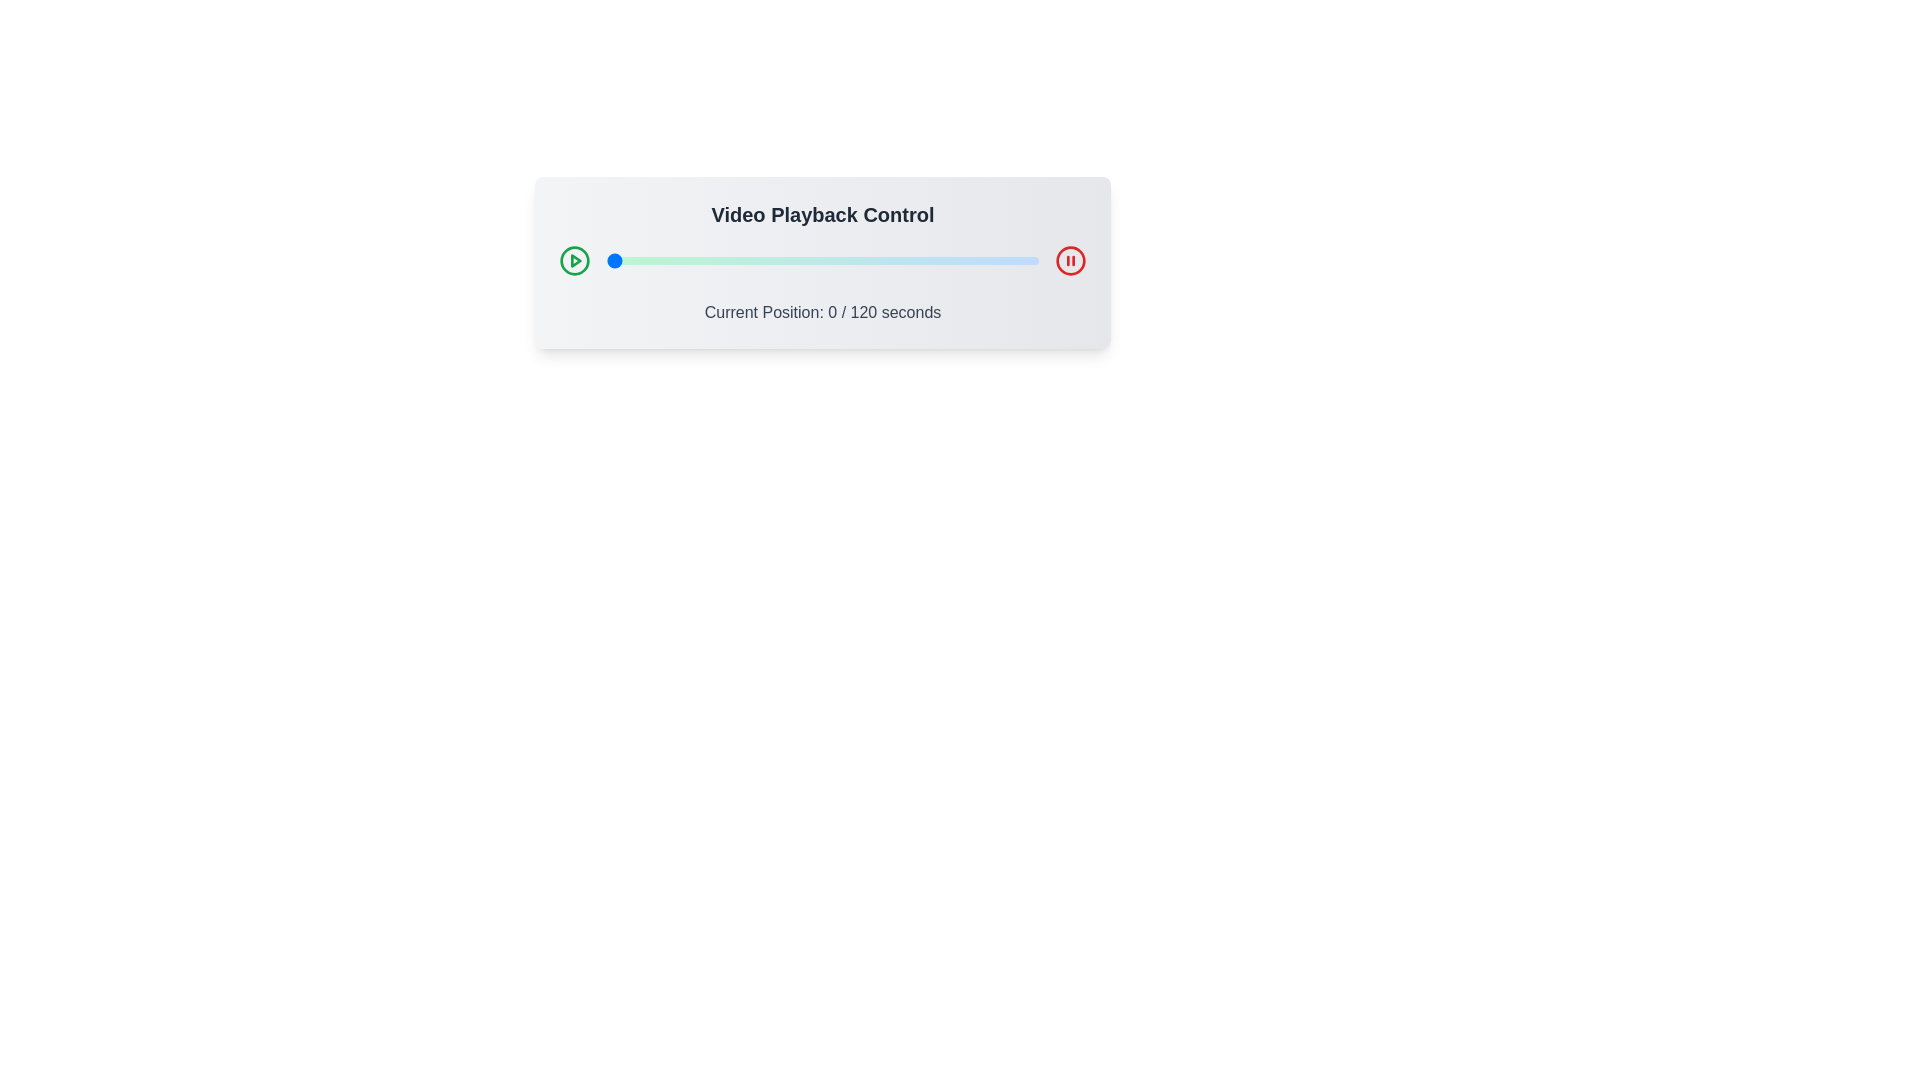  I want to click on the video playback slider to 46 seconds, so click(771, 260).